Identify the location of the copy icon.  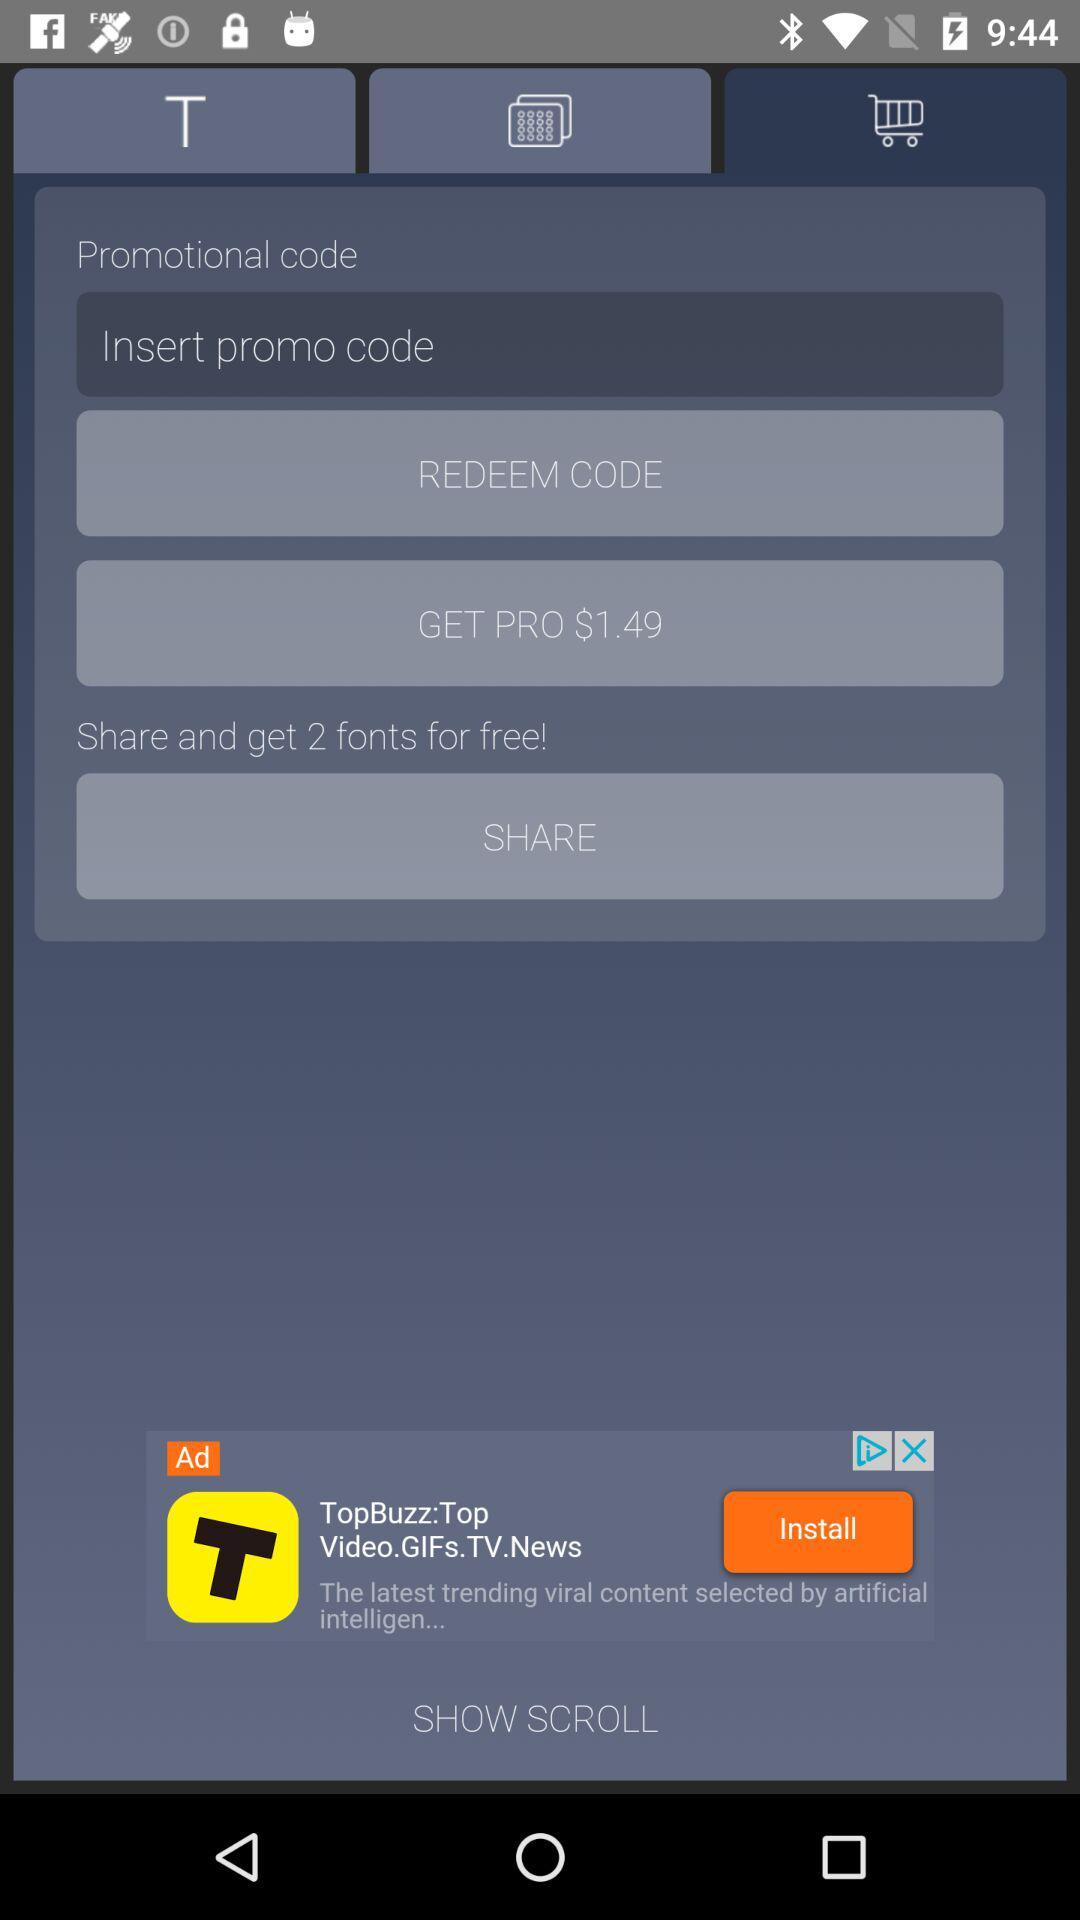
(540, 119).